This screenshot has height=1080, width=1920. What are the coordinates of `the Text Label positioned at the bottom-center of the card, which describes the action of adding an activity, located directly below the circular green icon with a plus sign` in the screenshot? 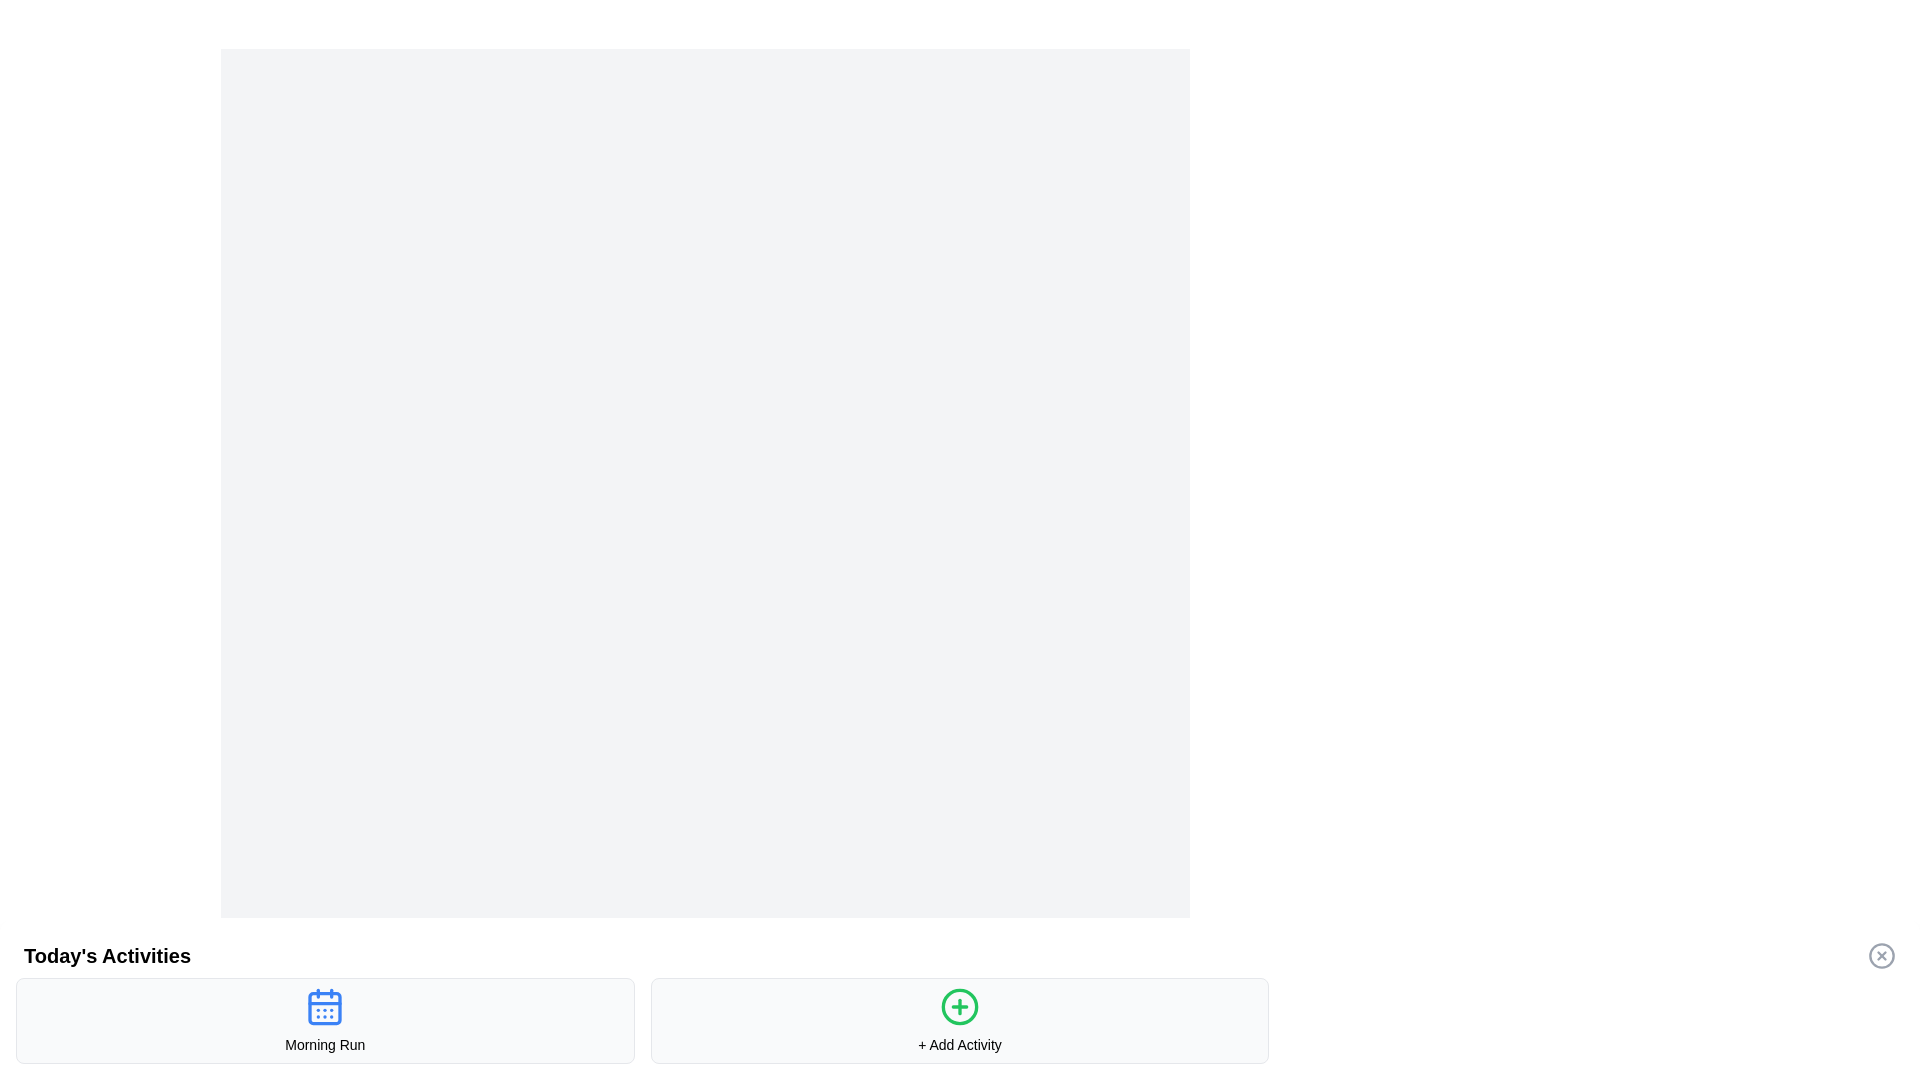 It's located at (960, 1044).